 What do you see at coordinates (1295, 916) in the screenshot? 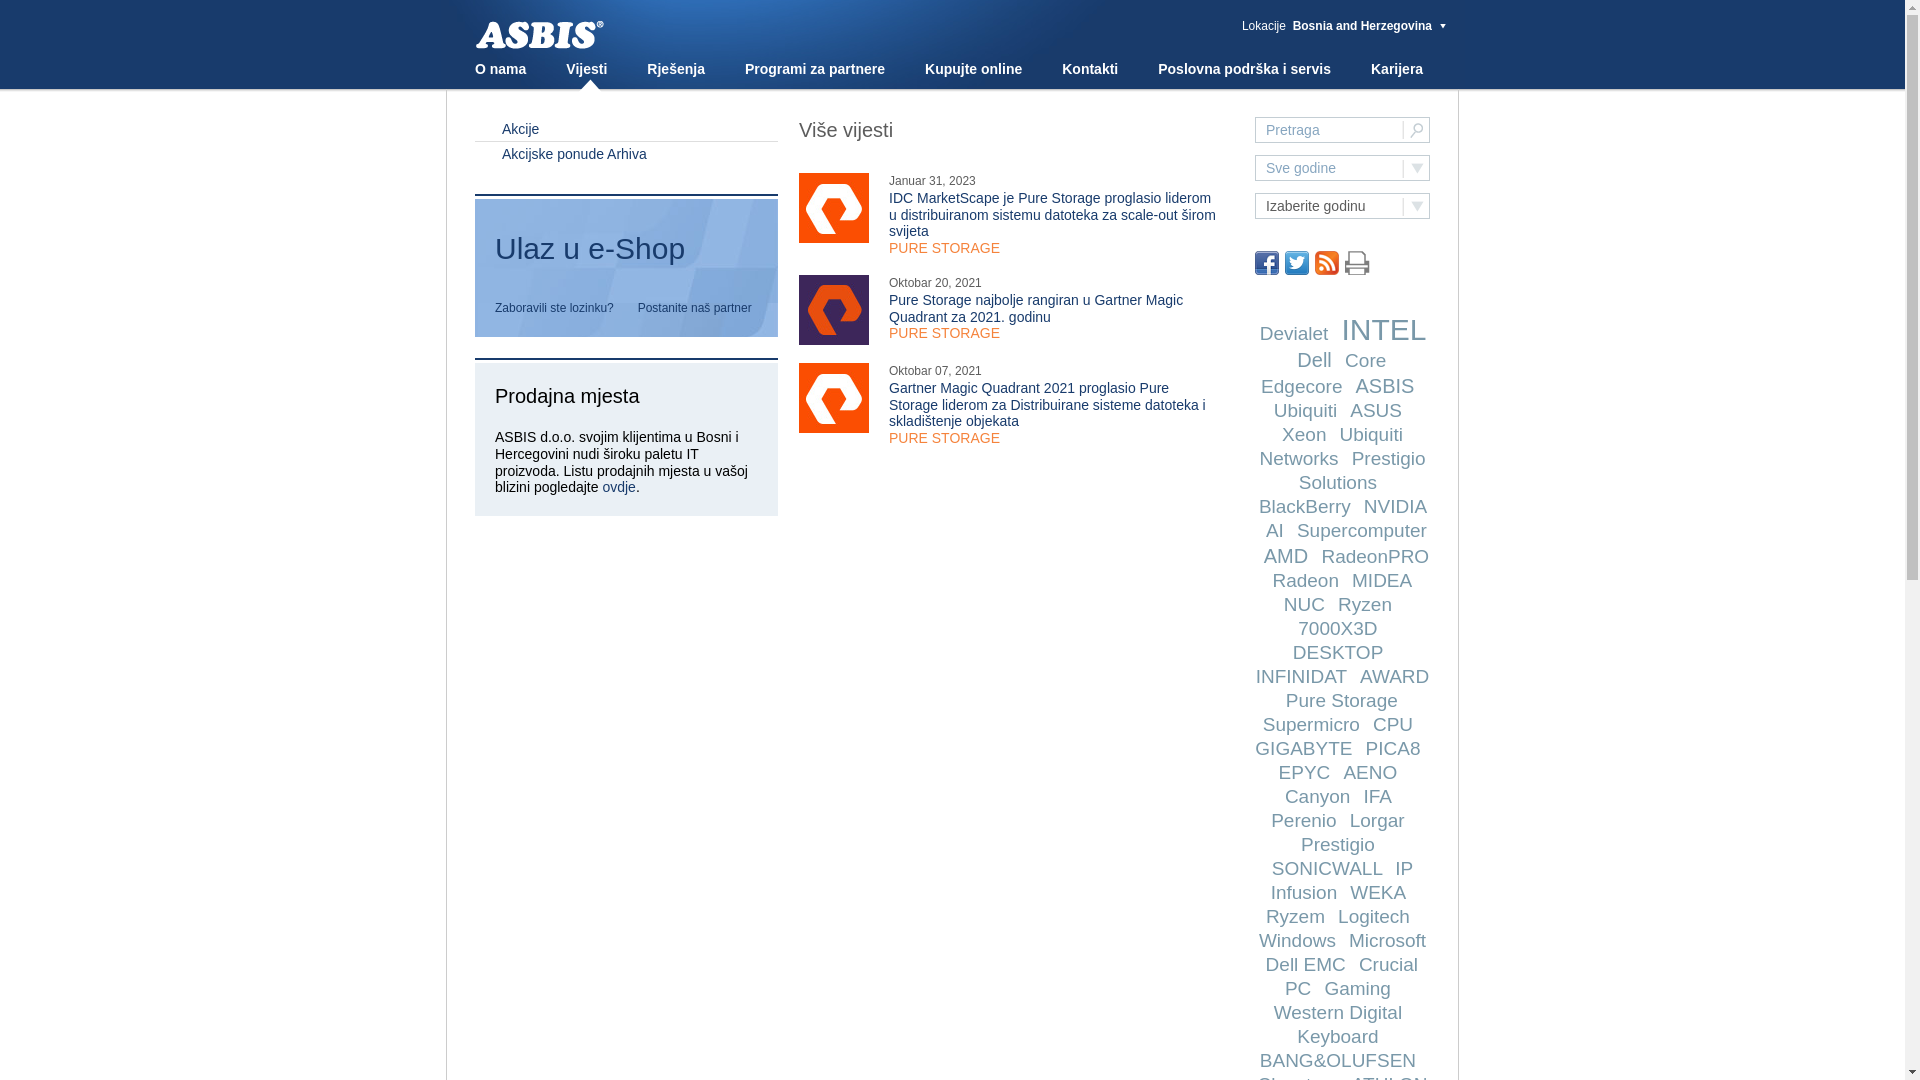
I see `'Ryzem'` at bounding box center [1295, 916].